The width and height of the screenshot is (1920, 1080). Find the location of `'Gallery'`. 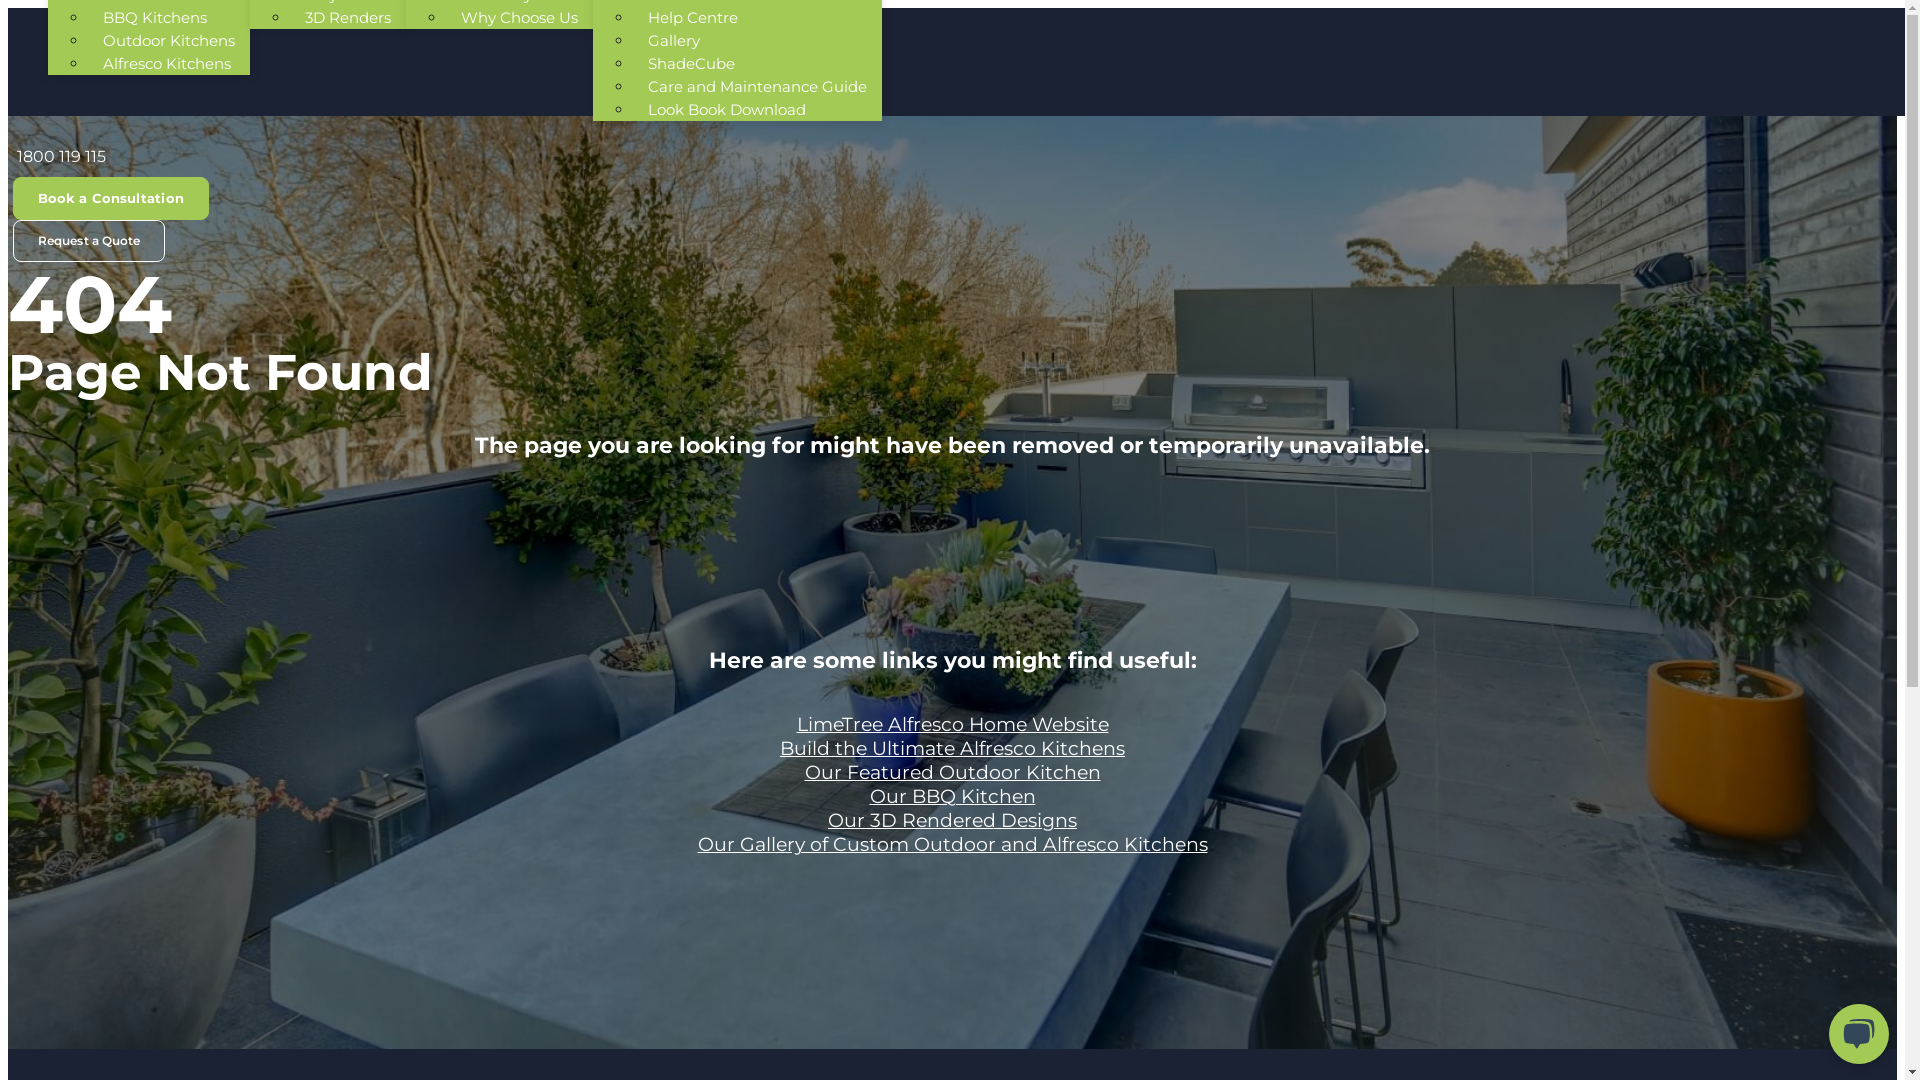

'Gallery' is located at coordinates (673, 40).